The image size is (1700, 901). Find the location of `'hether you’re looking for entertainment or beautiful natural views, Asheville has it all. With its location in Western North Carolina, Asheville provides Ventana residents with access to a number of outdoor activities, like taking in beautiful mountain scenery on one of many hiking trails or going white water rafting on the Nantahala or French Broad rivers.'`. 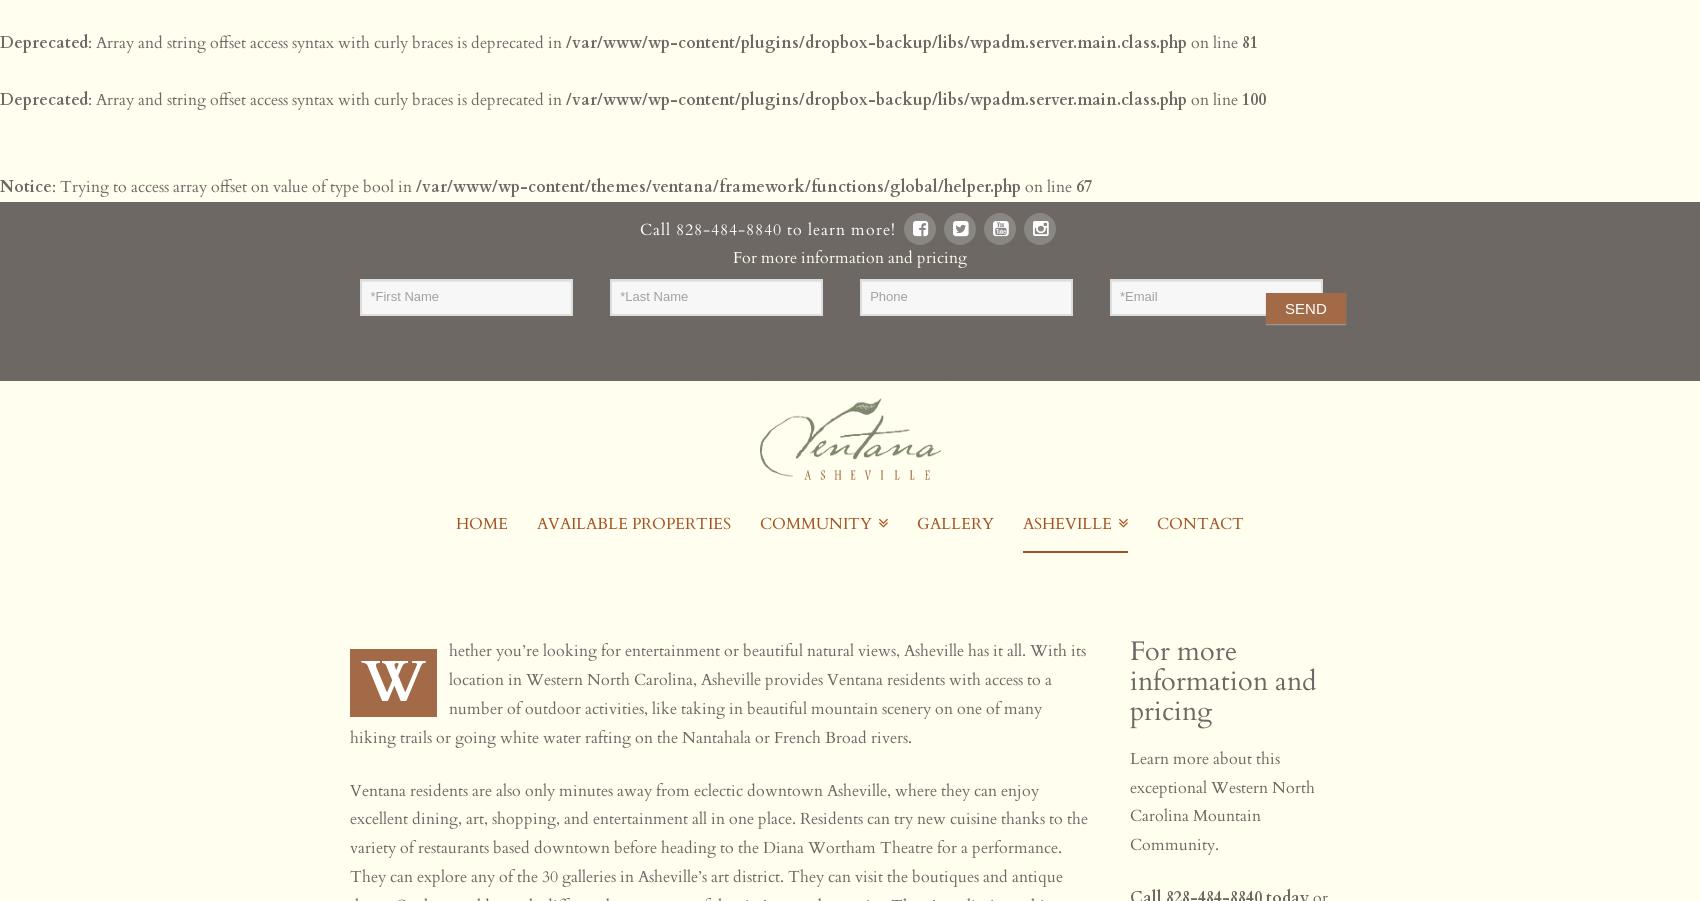

'hether you’re looking for entertainment or beautiful natural views, Asheville has it all. With its location in Western North Carolina, Asheville provides Ventana residents with access to a number of outdoor activities, like taking in beautiful mountain scenery on one of many hiking trails or going white water rafting on the Nantahala or French Broad rivers.' is located at coordinates (718, 694).